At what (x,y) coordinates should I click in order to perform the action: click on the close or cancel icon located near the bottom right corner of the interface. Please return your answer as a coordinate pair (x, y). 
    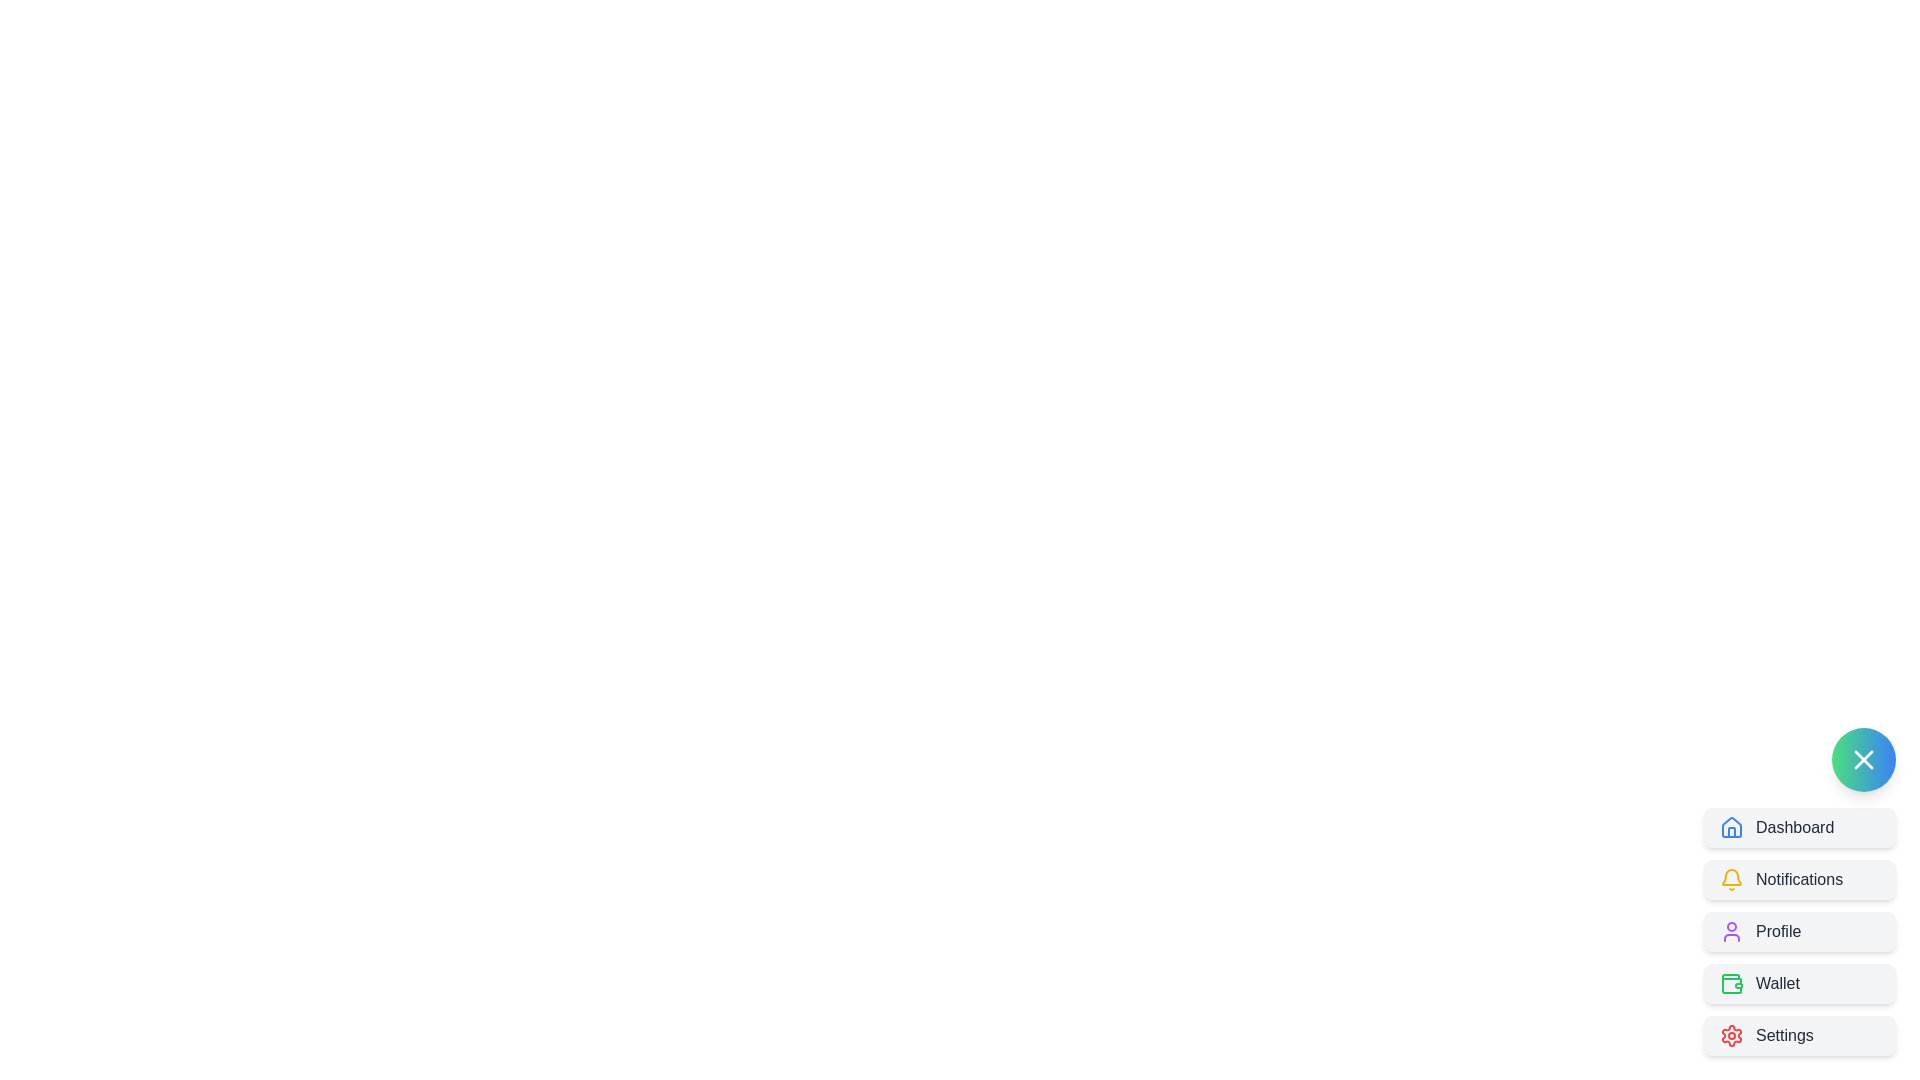
    Looking at the image, I should click on (1862, 759).